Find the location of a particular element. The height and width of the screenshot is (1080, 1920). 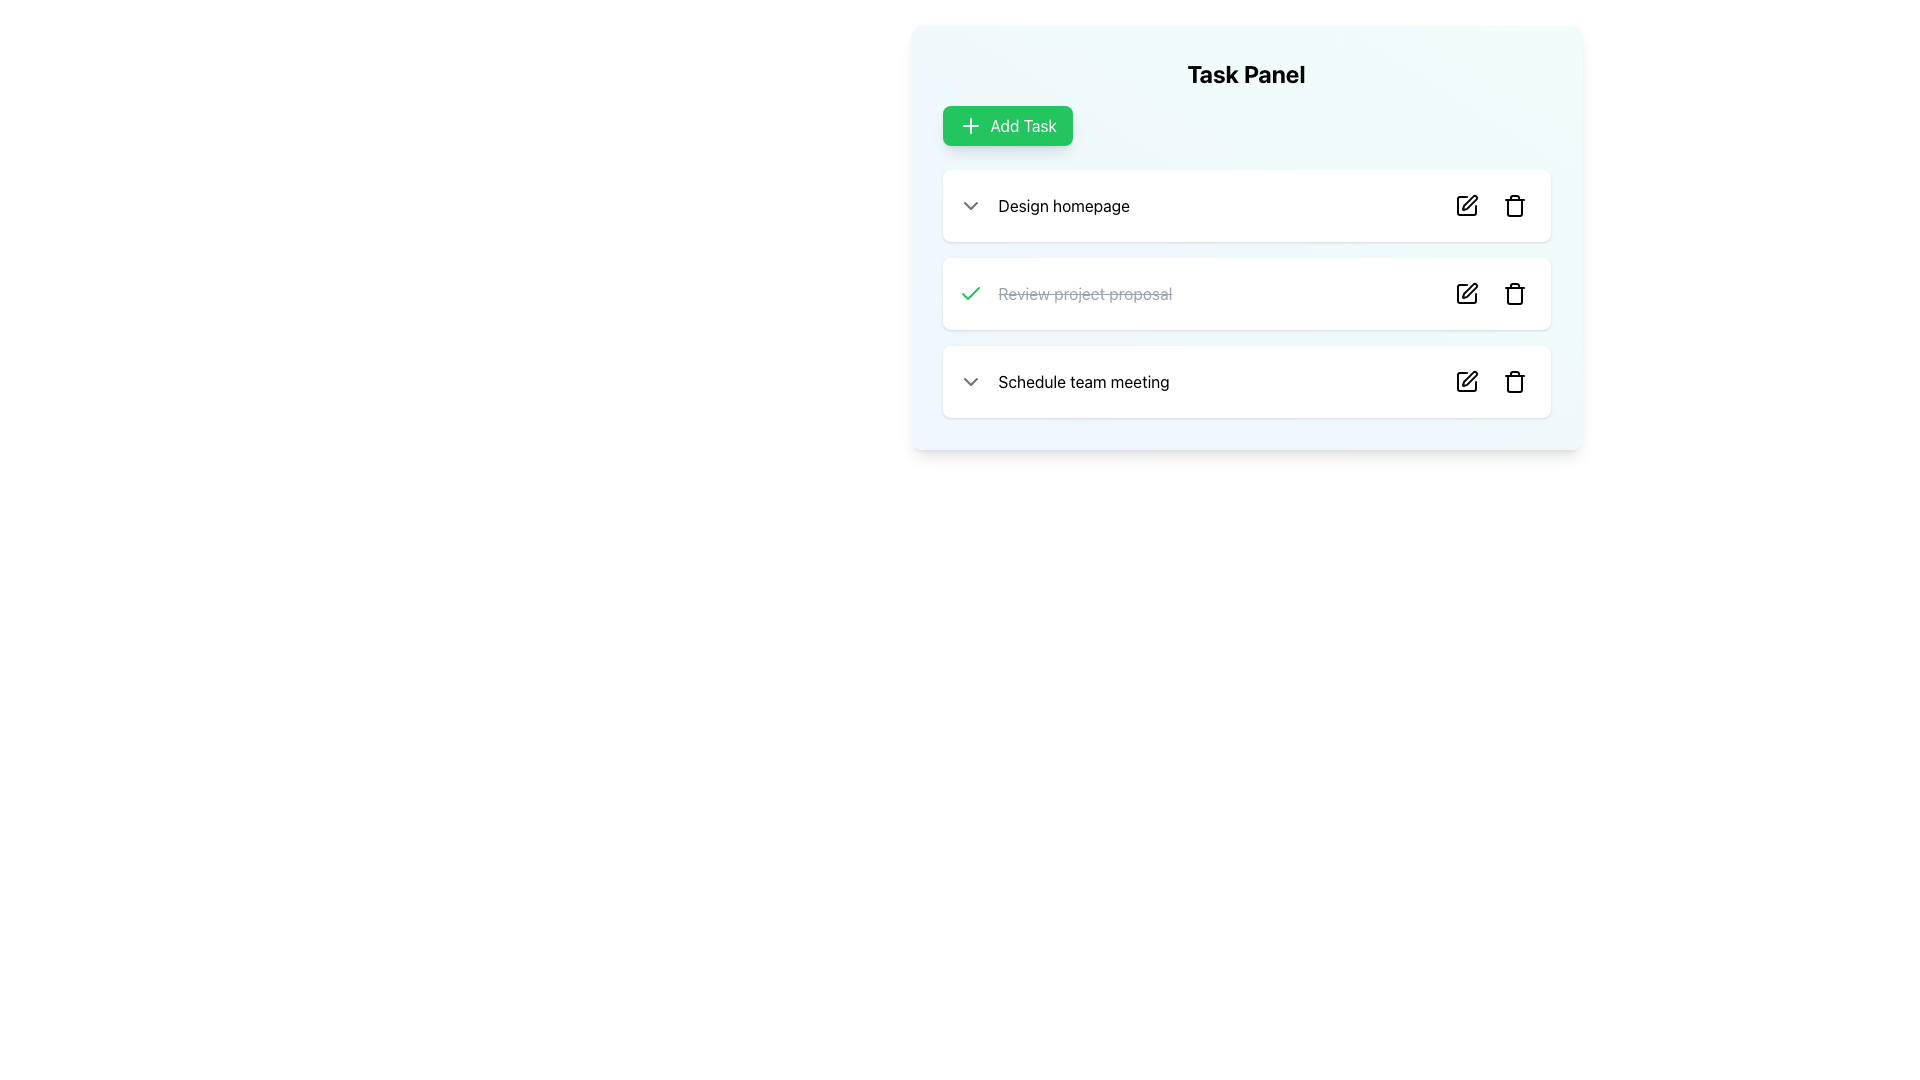

the green checkmark icon next to the text 'Review project proposal' is located at coordinates (970, 293).